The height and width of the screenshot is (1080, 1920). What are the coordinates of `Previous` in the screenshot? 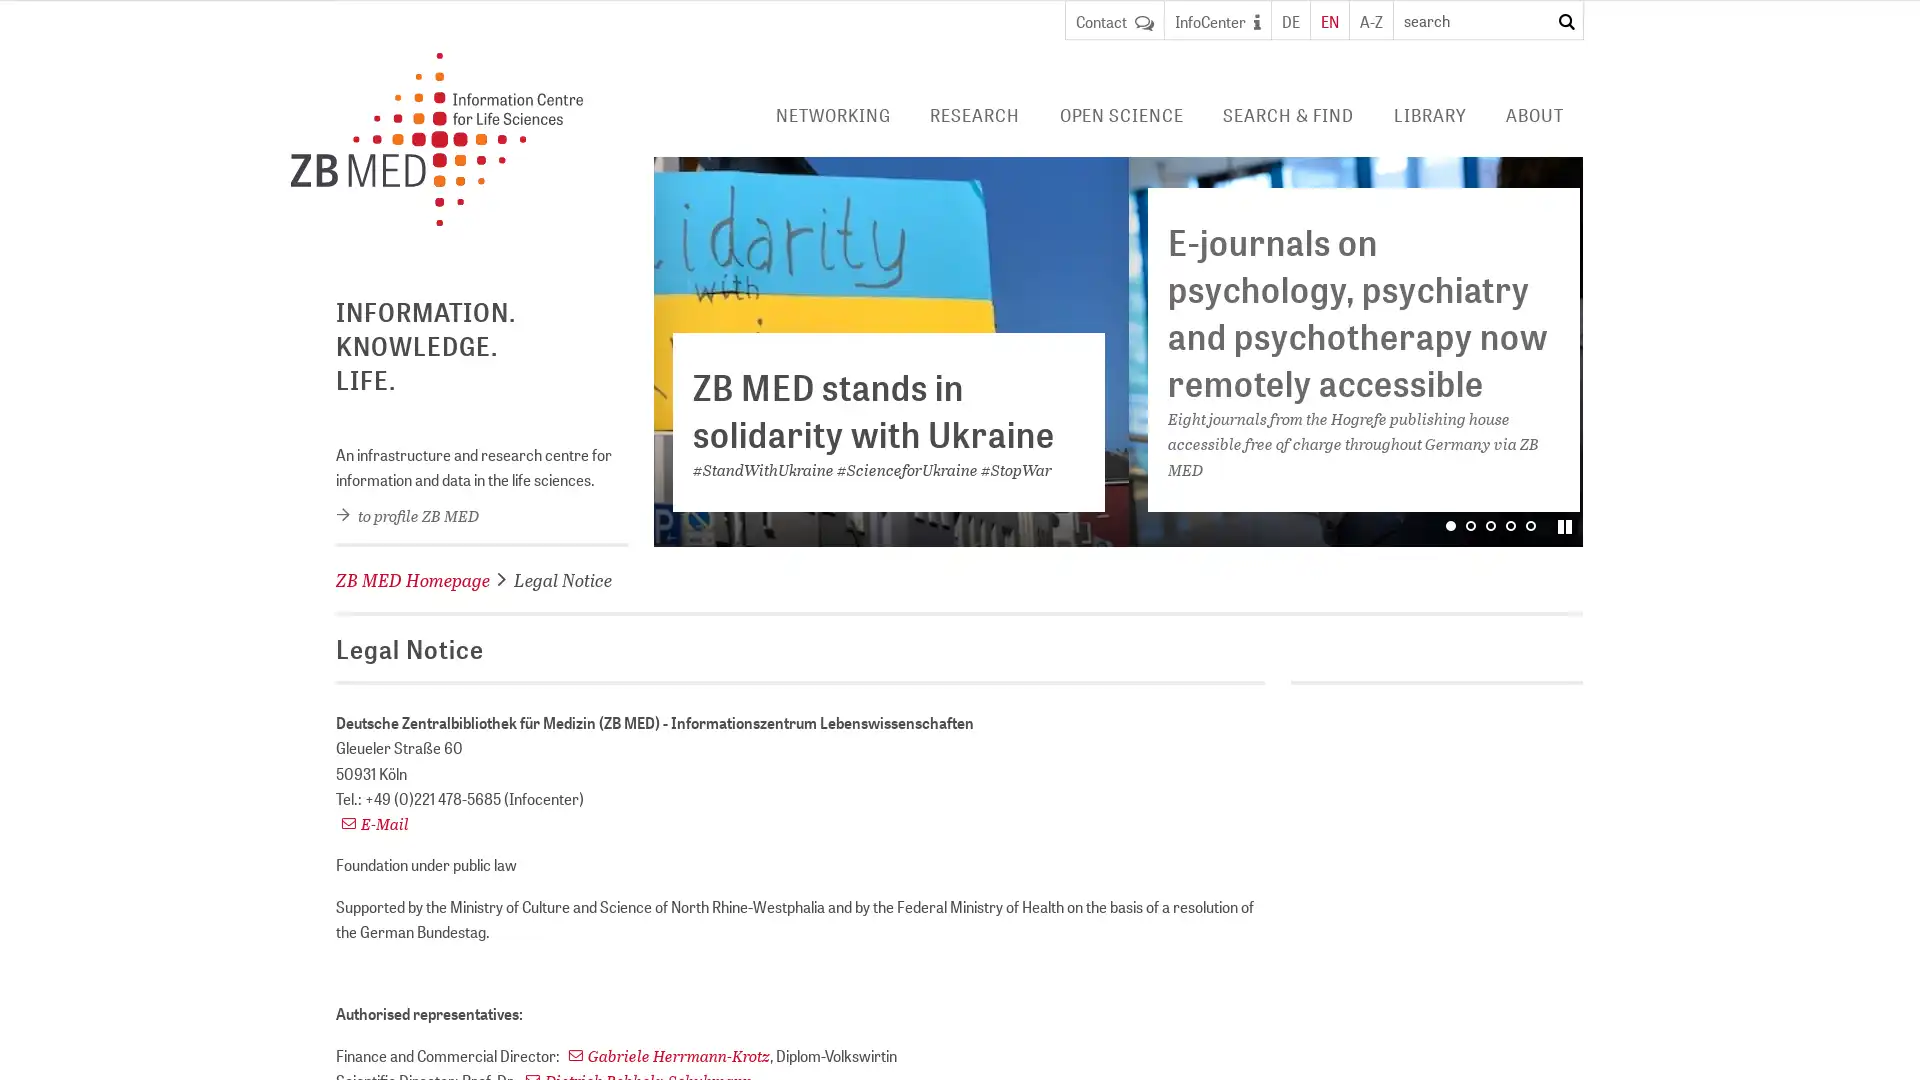 It's located at (680, 350).